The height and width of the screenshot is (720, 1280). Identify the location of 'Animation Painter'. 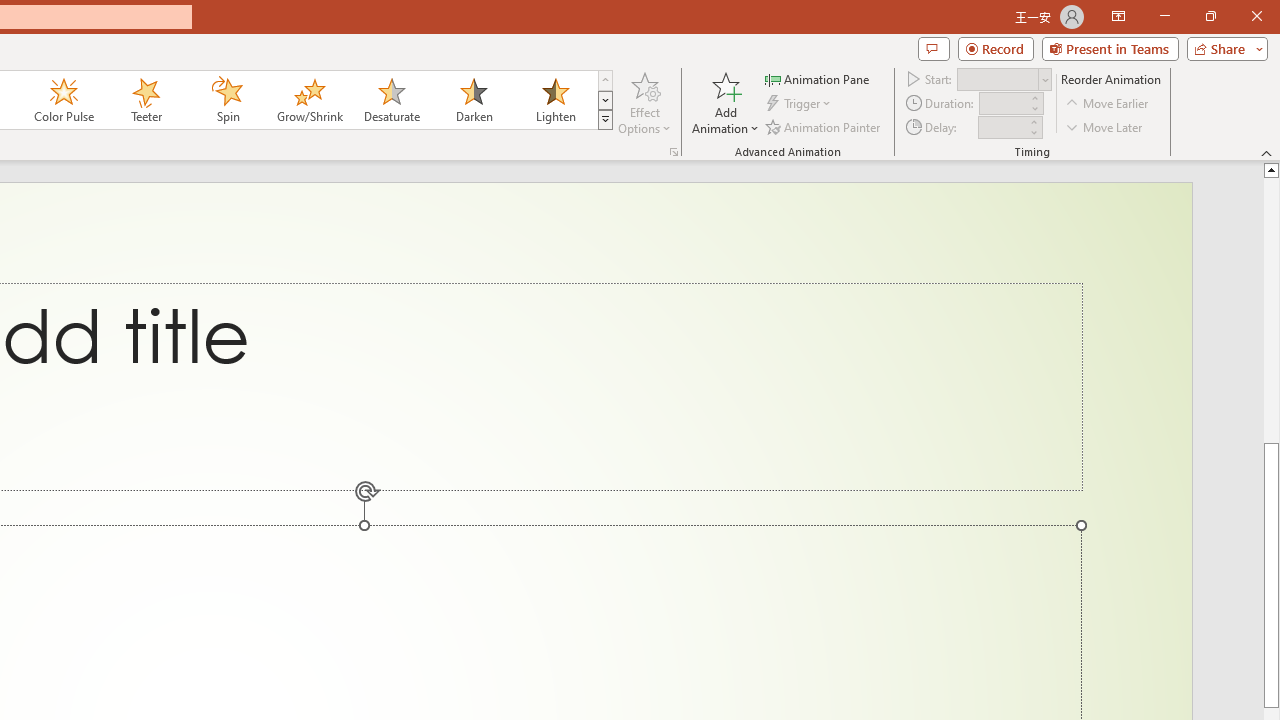
(824, 127).